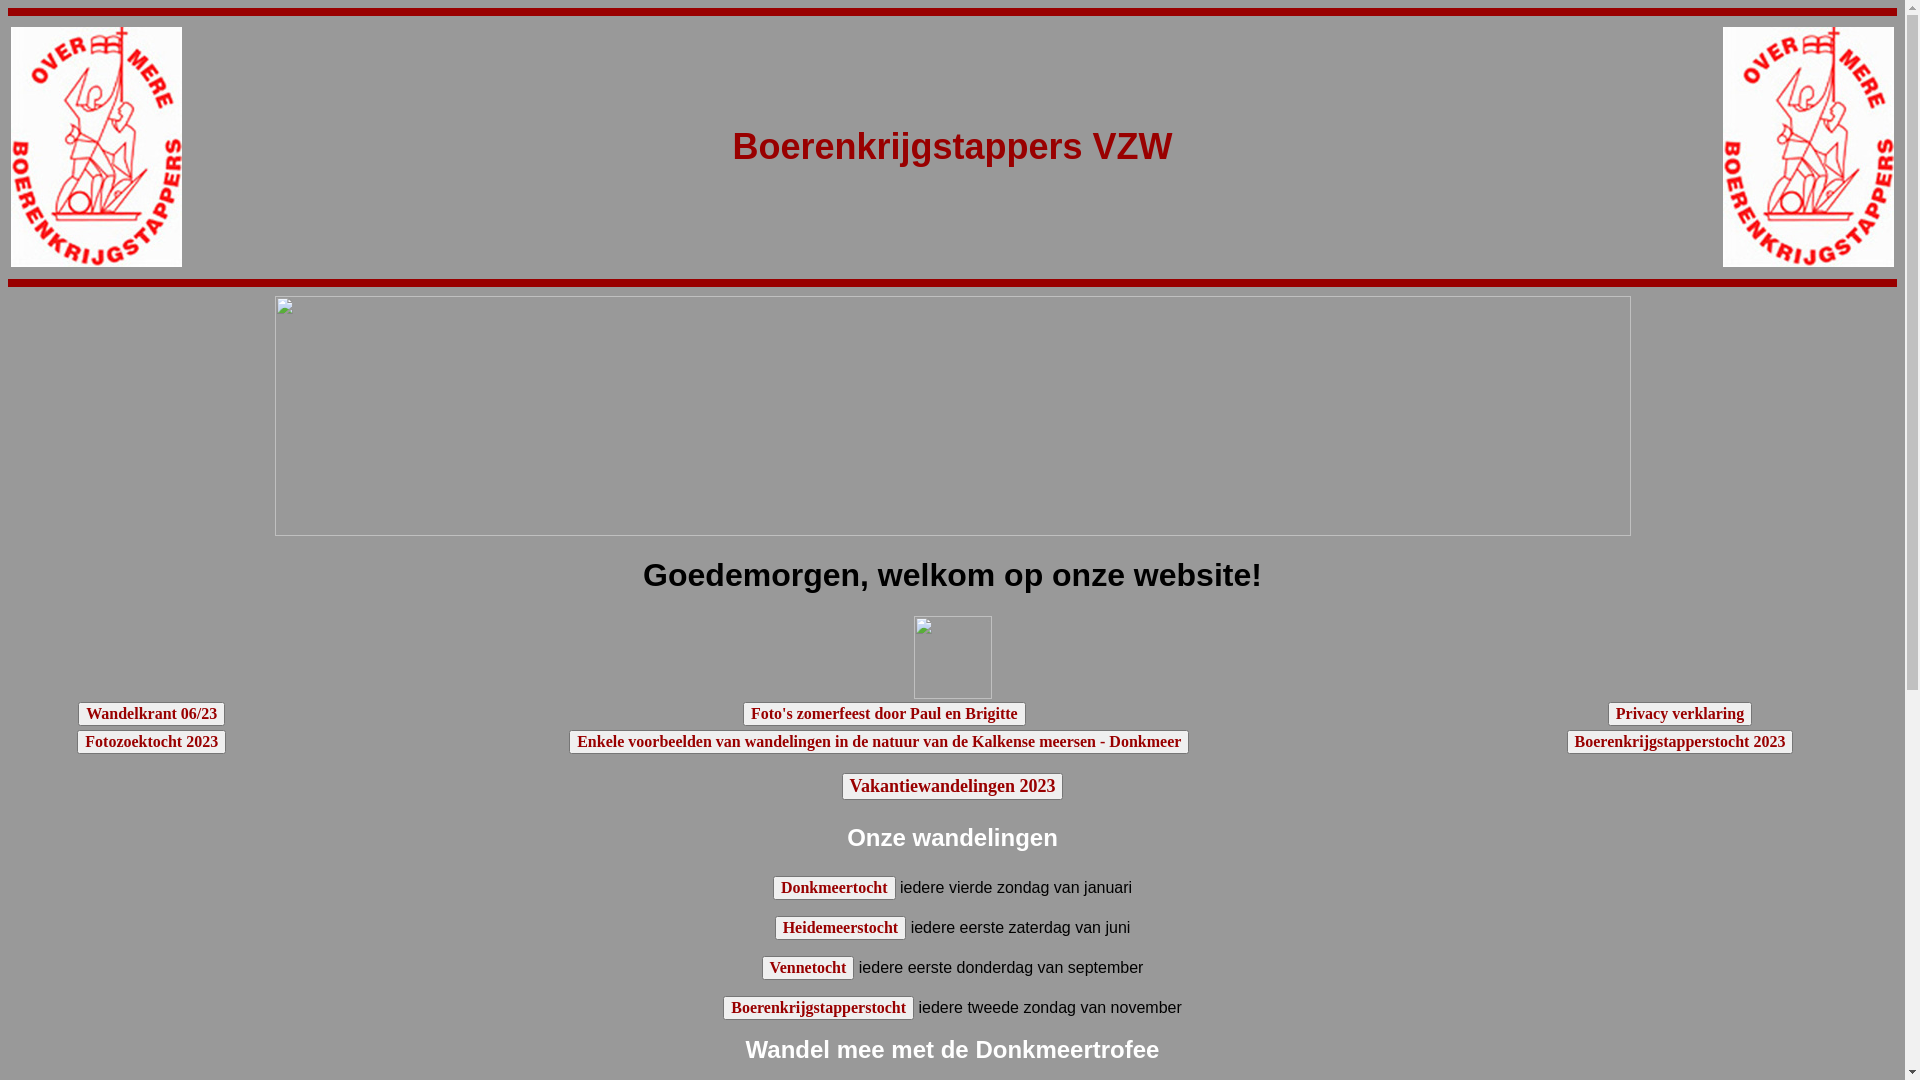 This screenshot has width=1920, height=1080. I want to click on 'Heidemeerstocht', so click(840, 928).